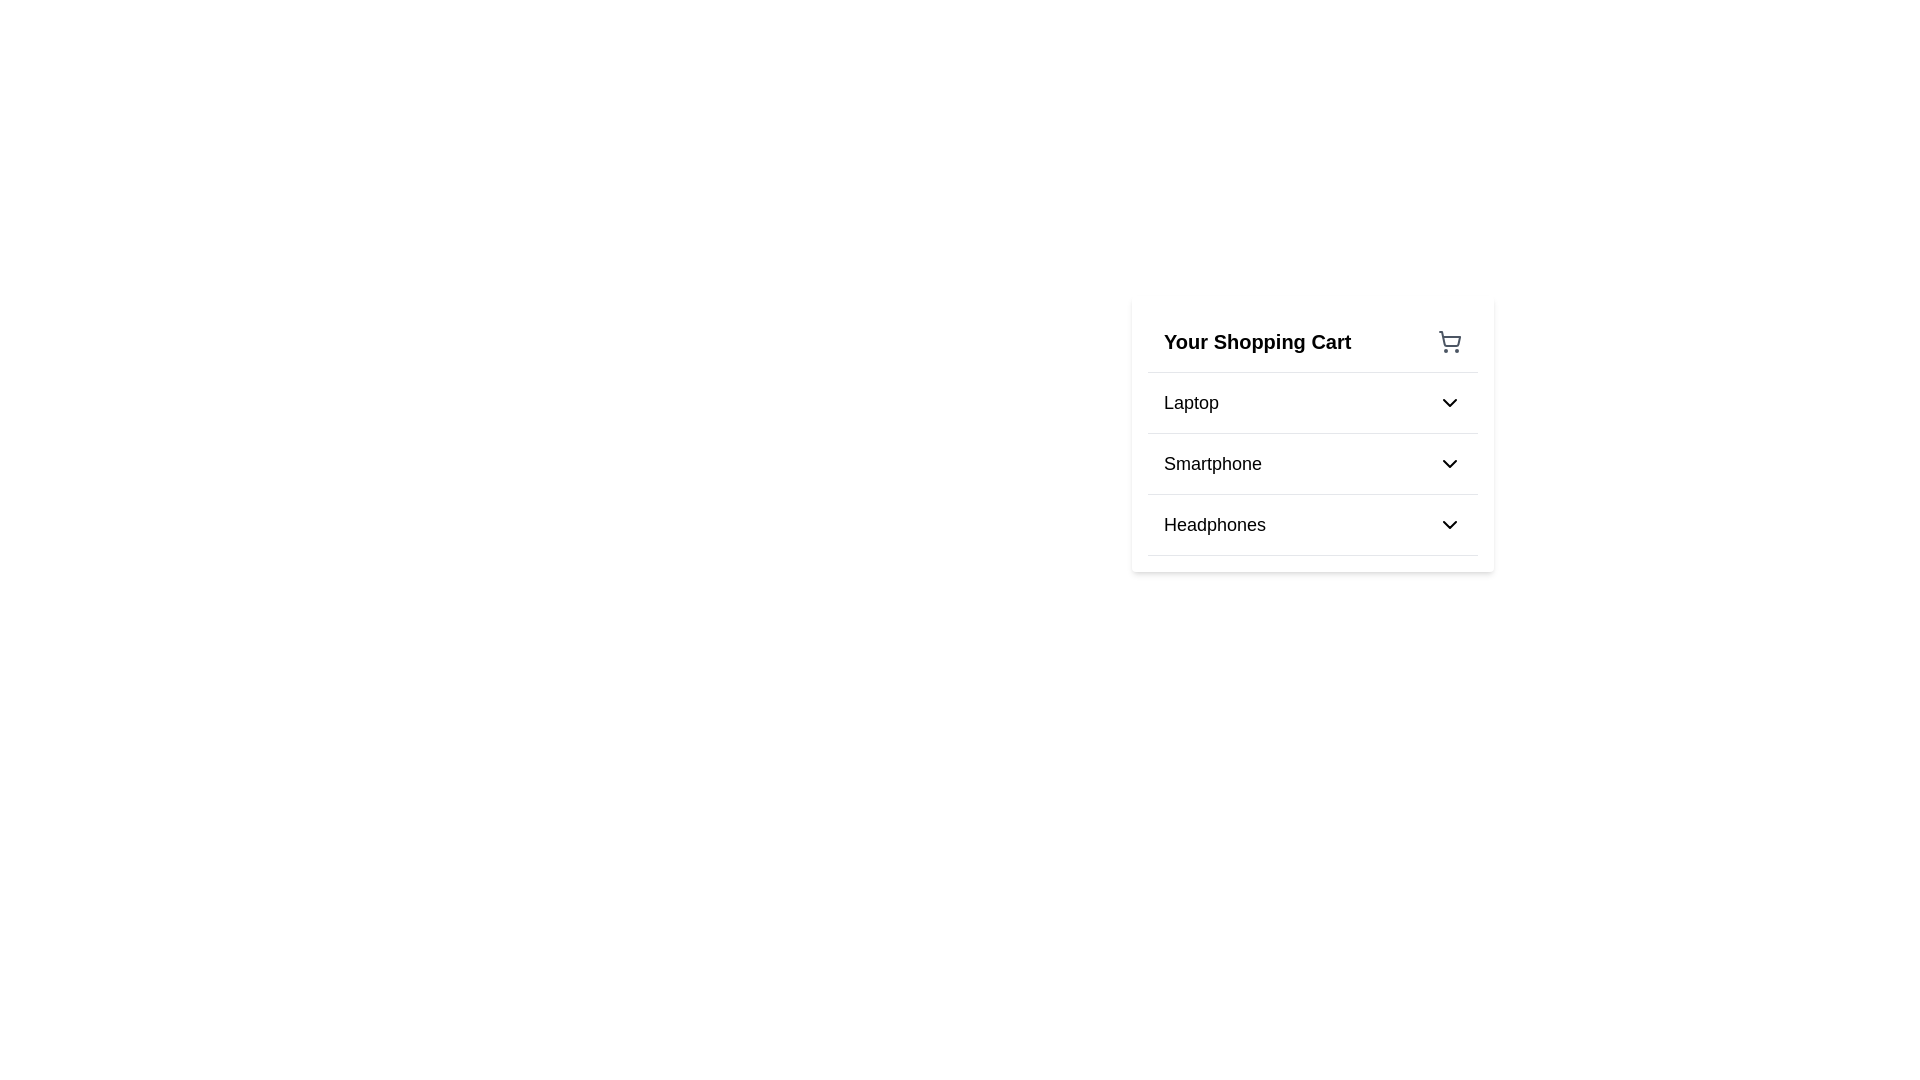 The height and width of the screenshot is (1080, 1920). I want to click on the 'Laptop' button, which is the first item in the vertical list under 'Your Shopping Cart', so click(1313, 402).